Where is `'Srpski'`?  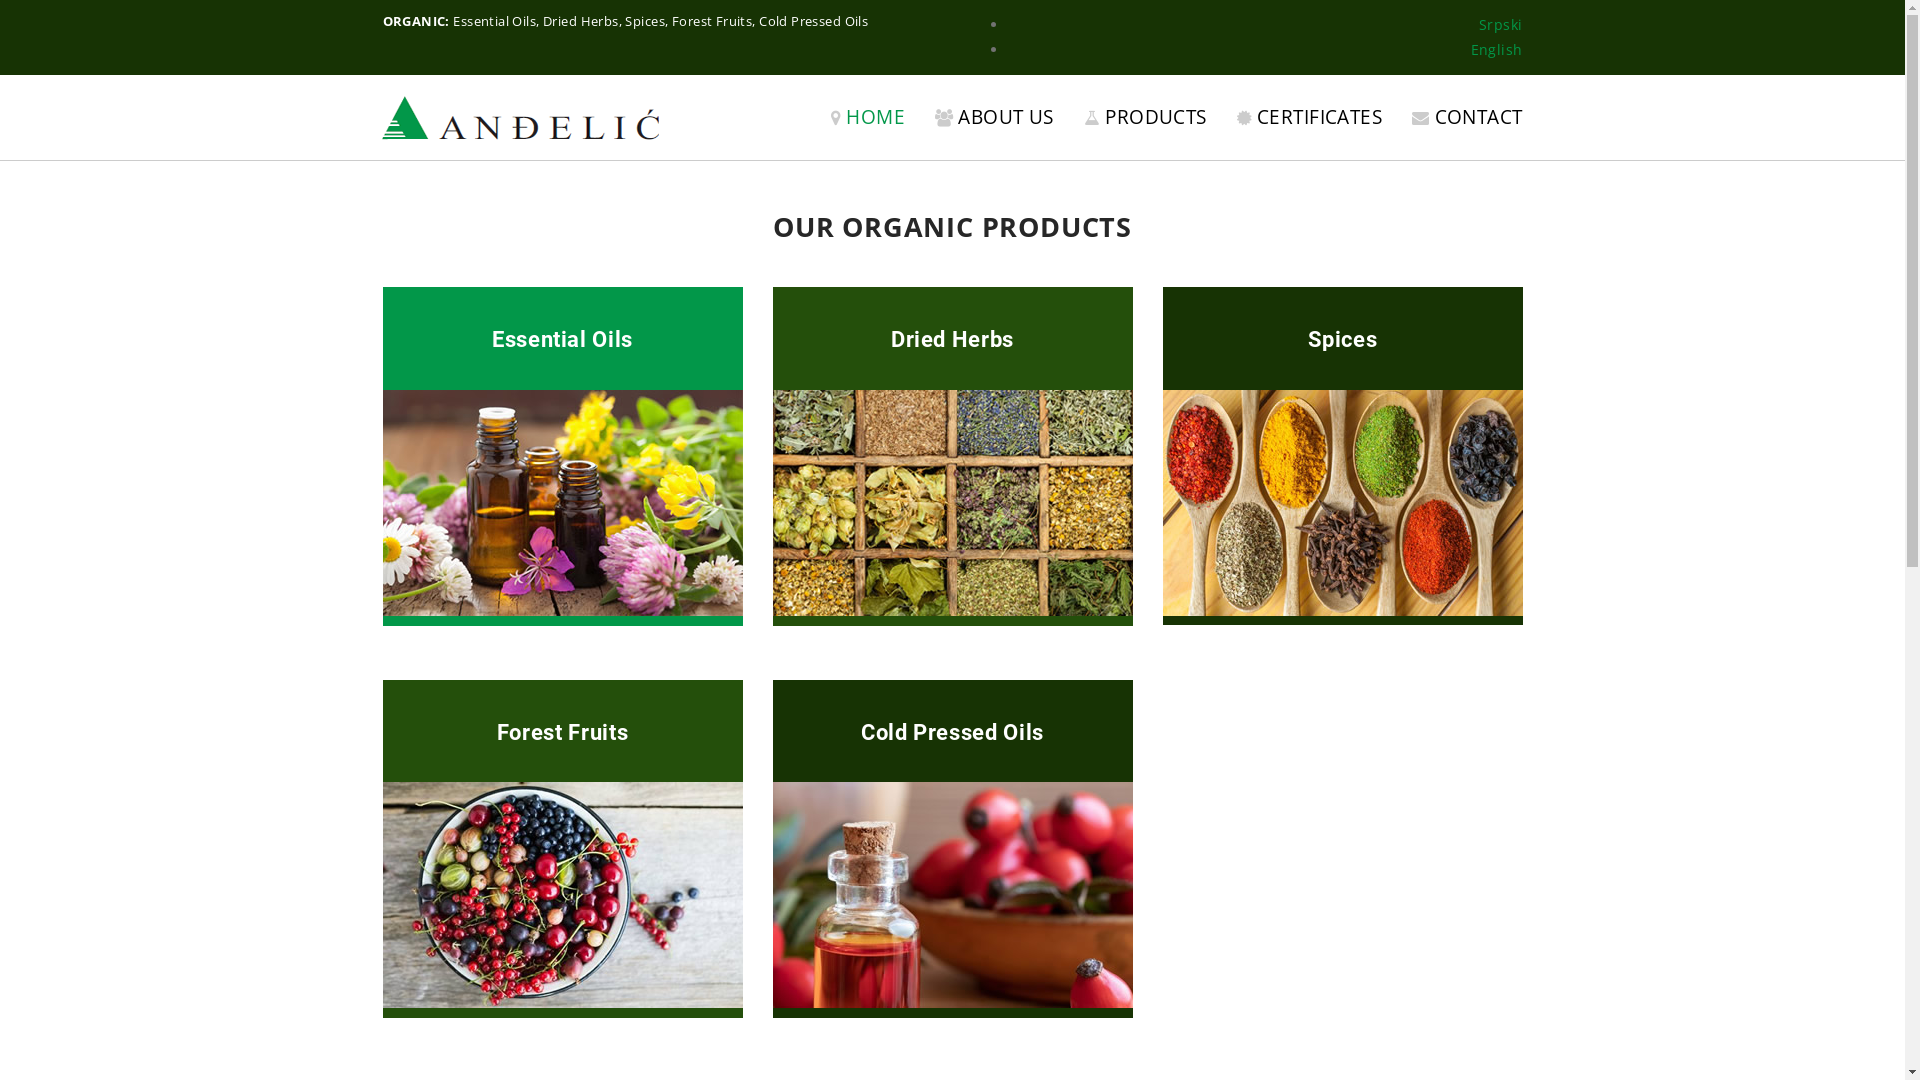 'Srpski' is located at coordinates (1478, 24).